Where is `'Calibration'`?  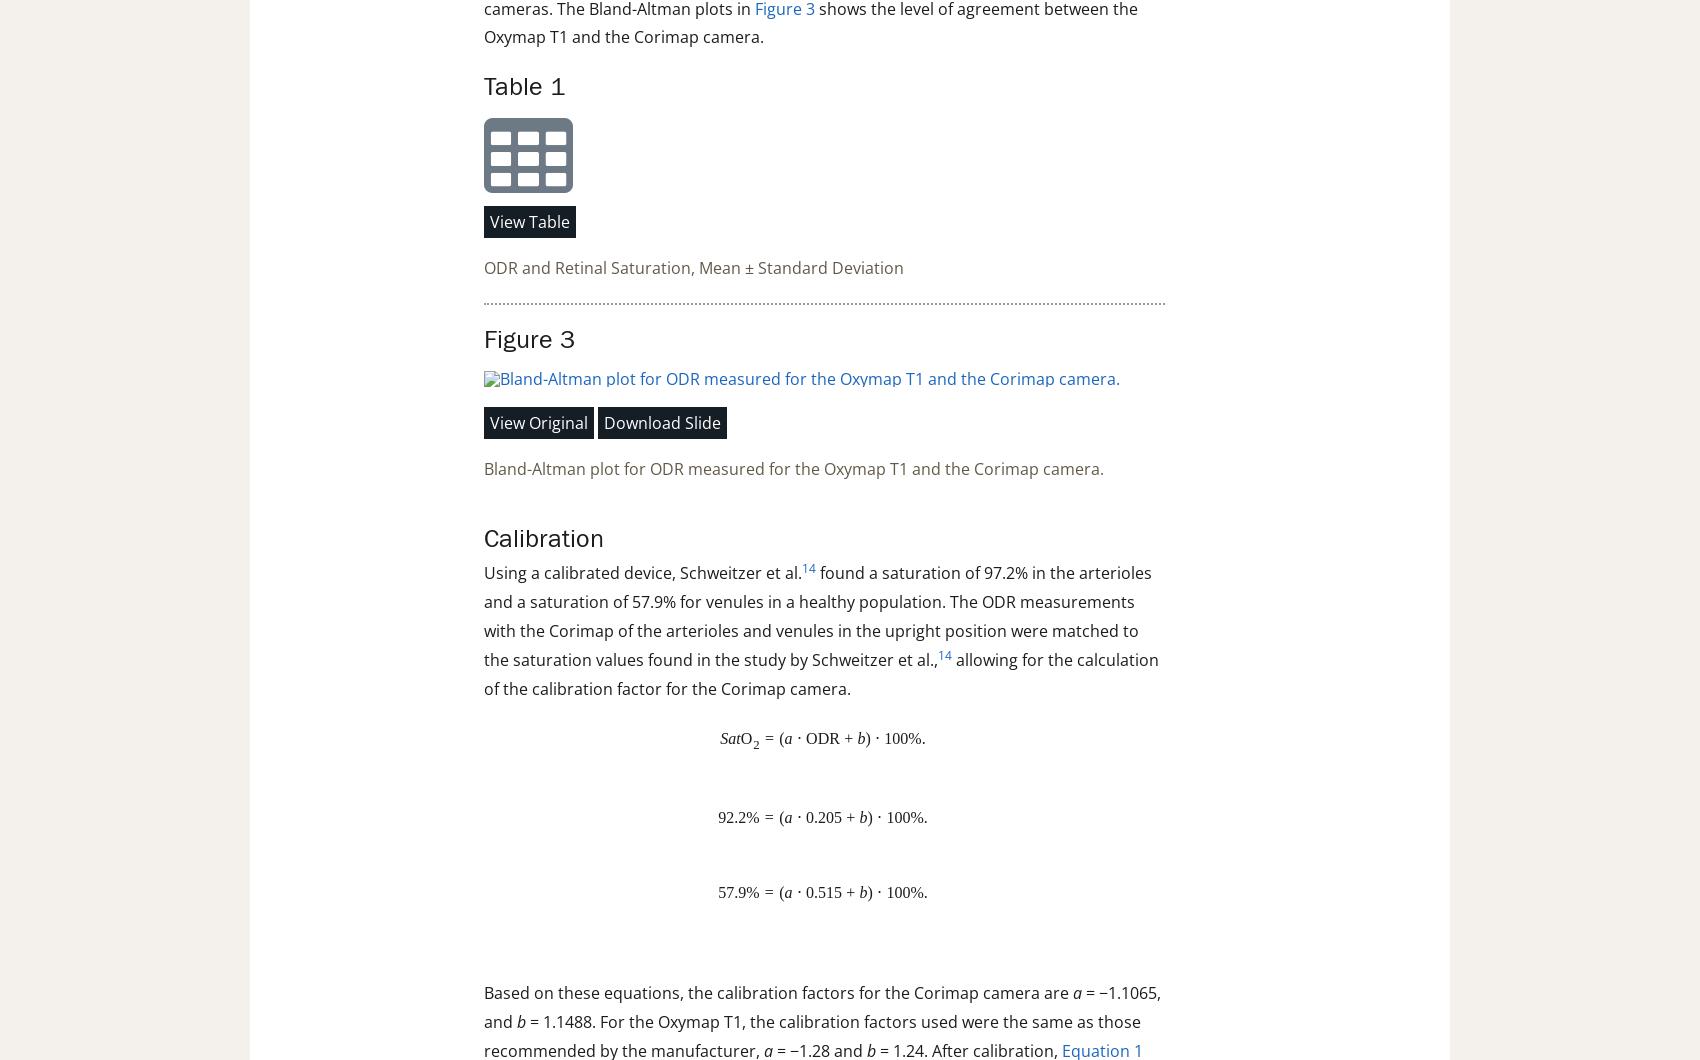 'Calibration' is located at coordinates (543, 539).